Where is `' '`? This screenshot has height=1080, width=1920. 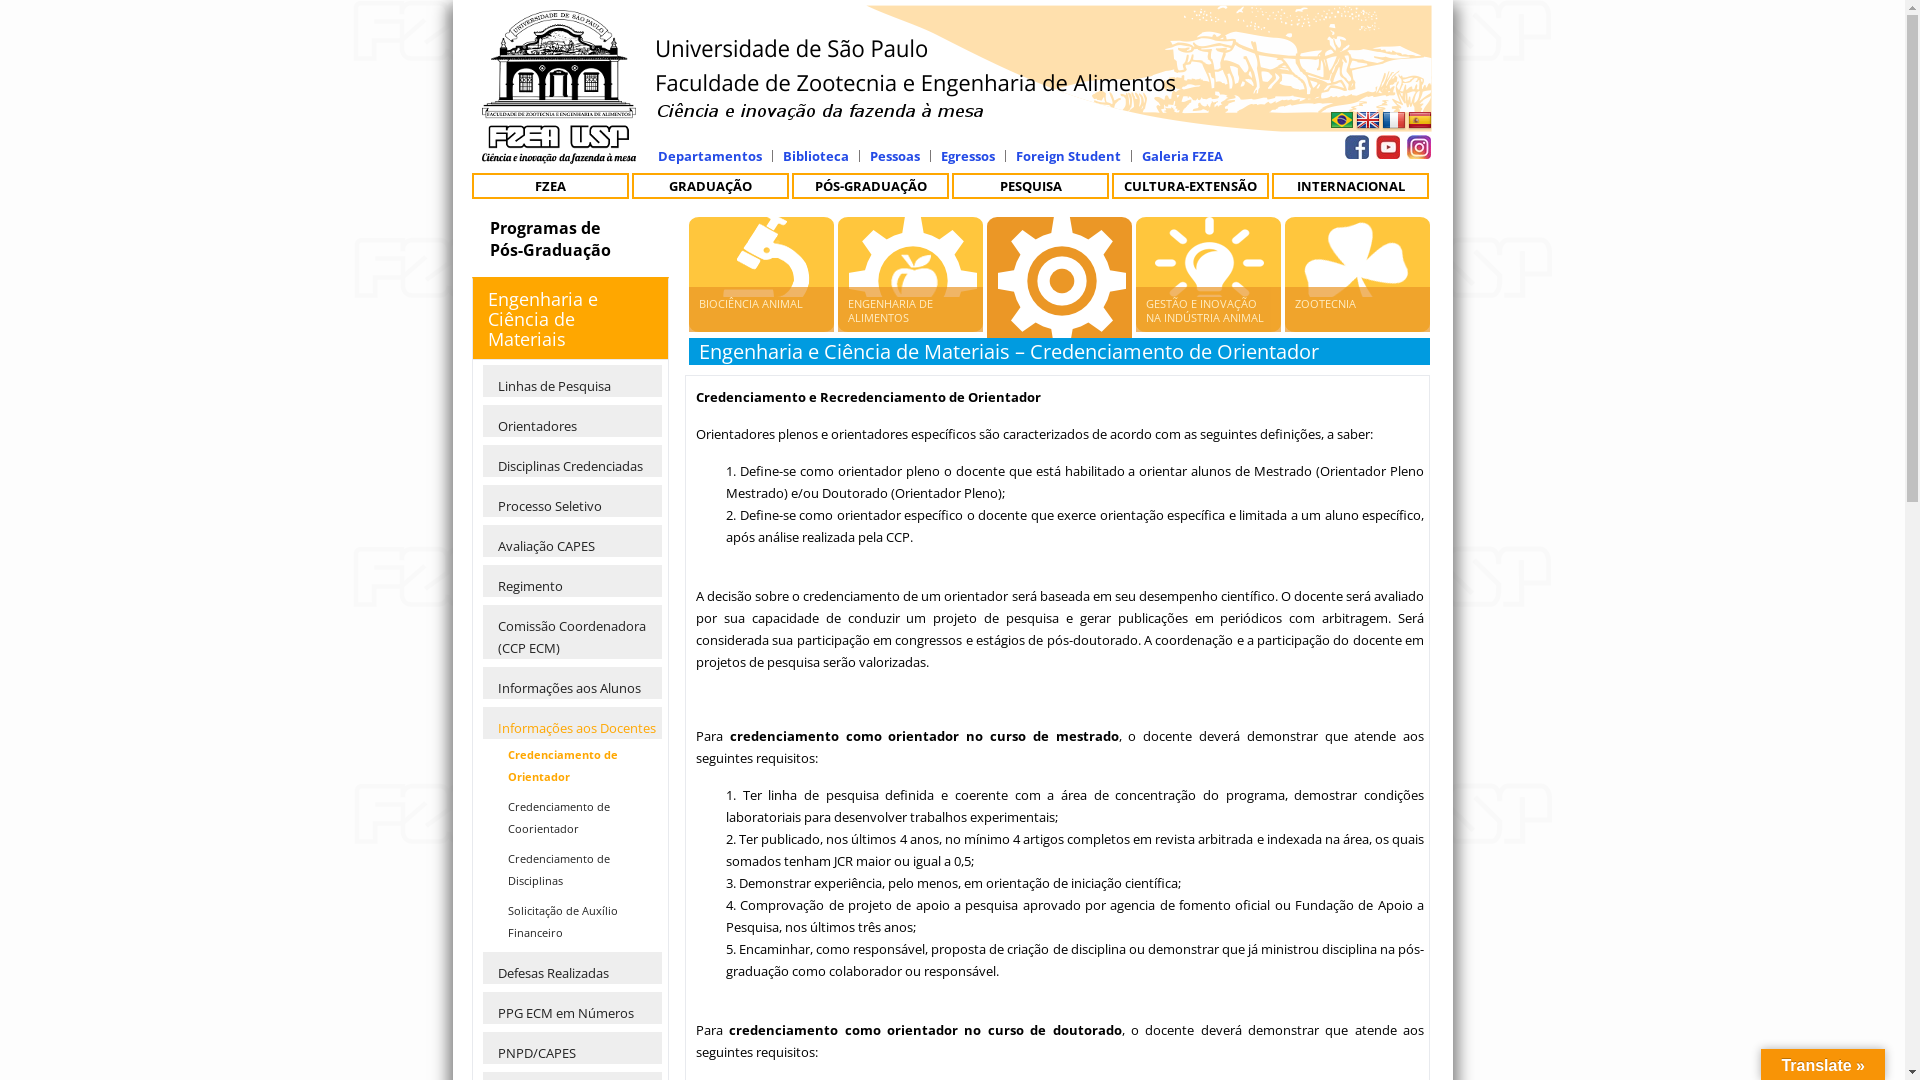
' ' is located at coordinates (1415, 142).